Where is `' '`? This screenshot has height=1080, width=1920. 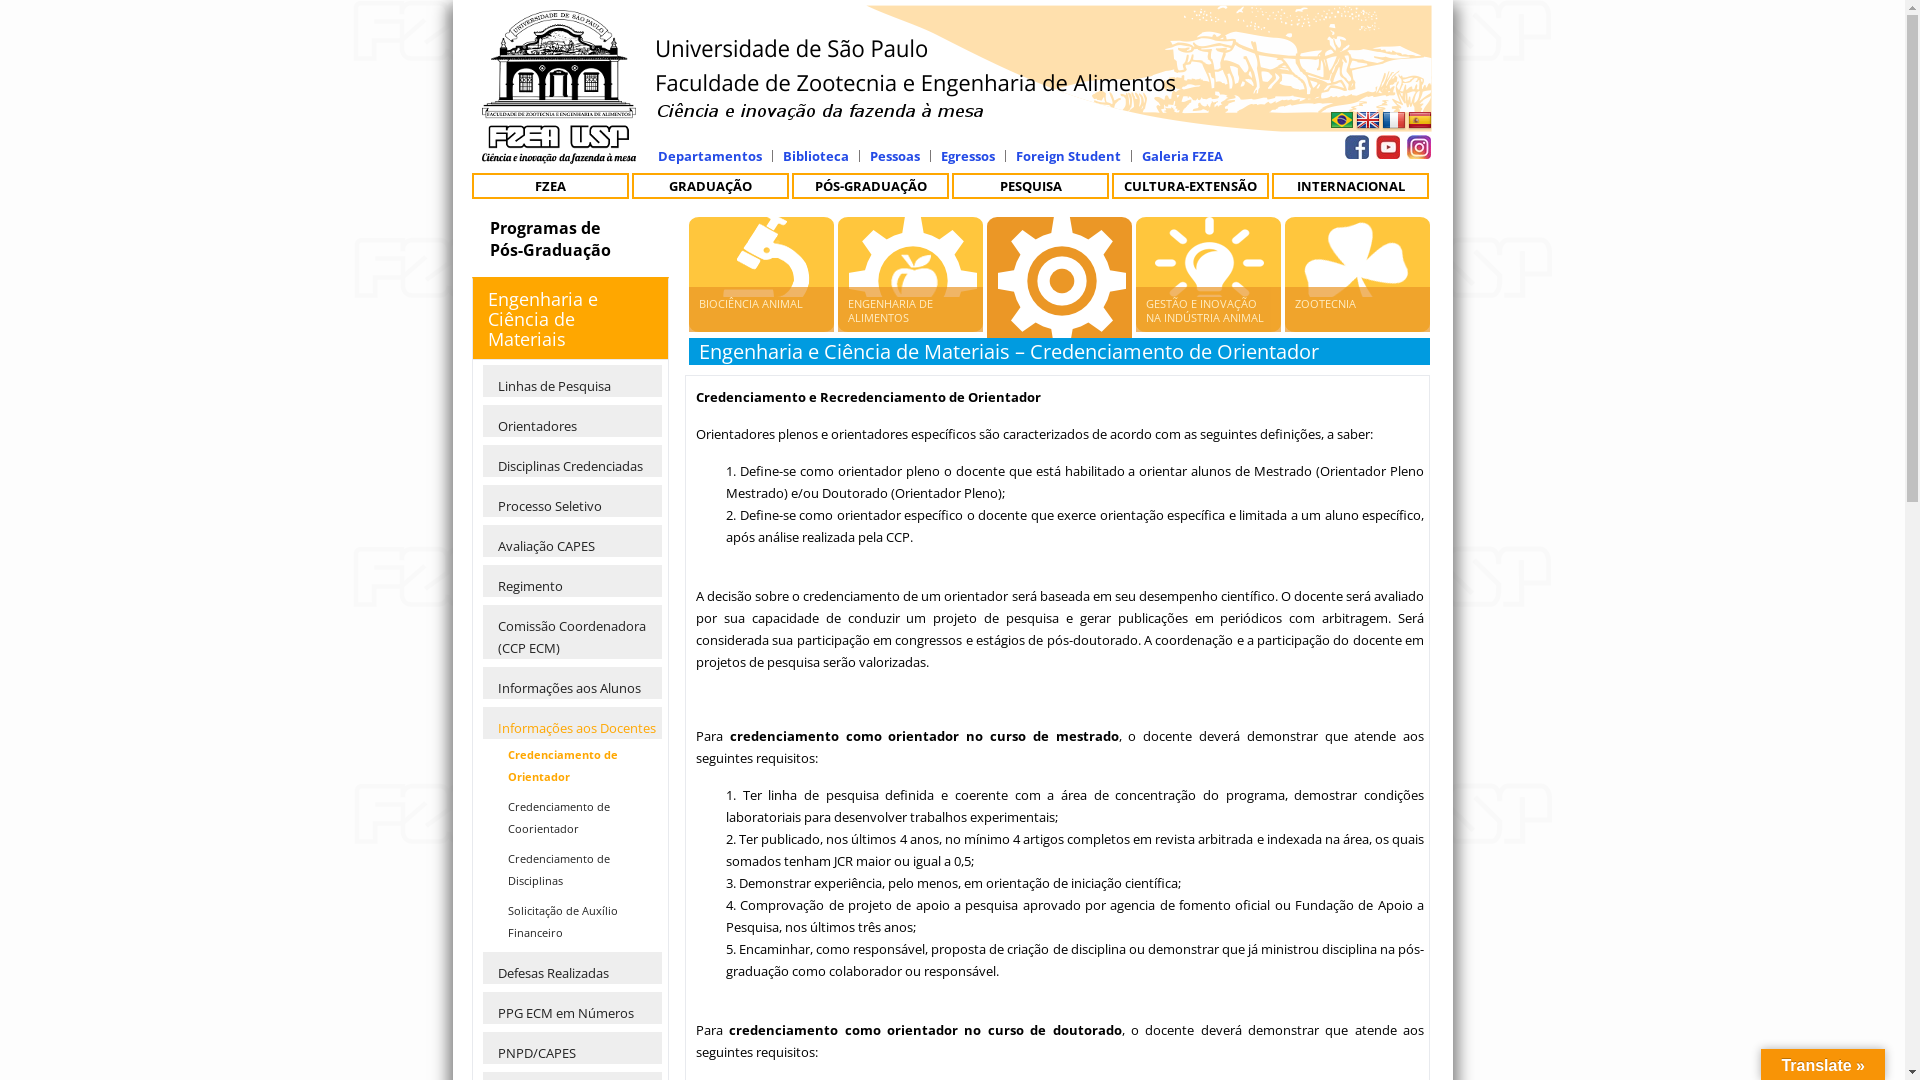
' ' is located at coordinates (1415, 142).